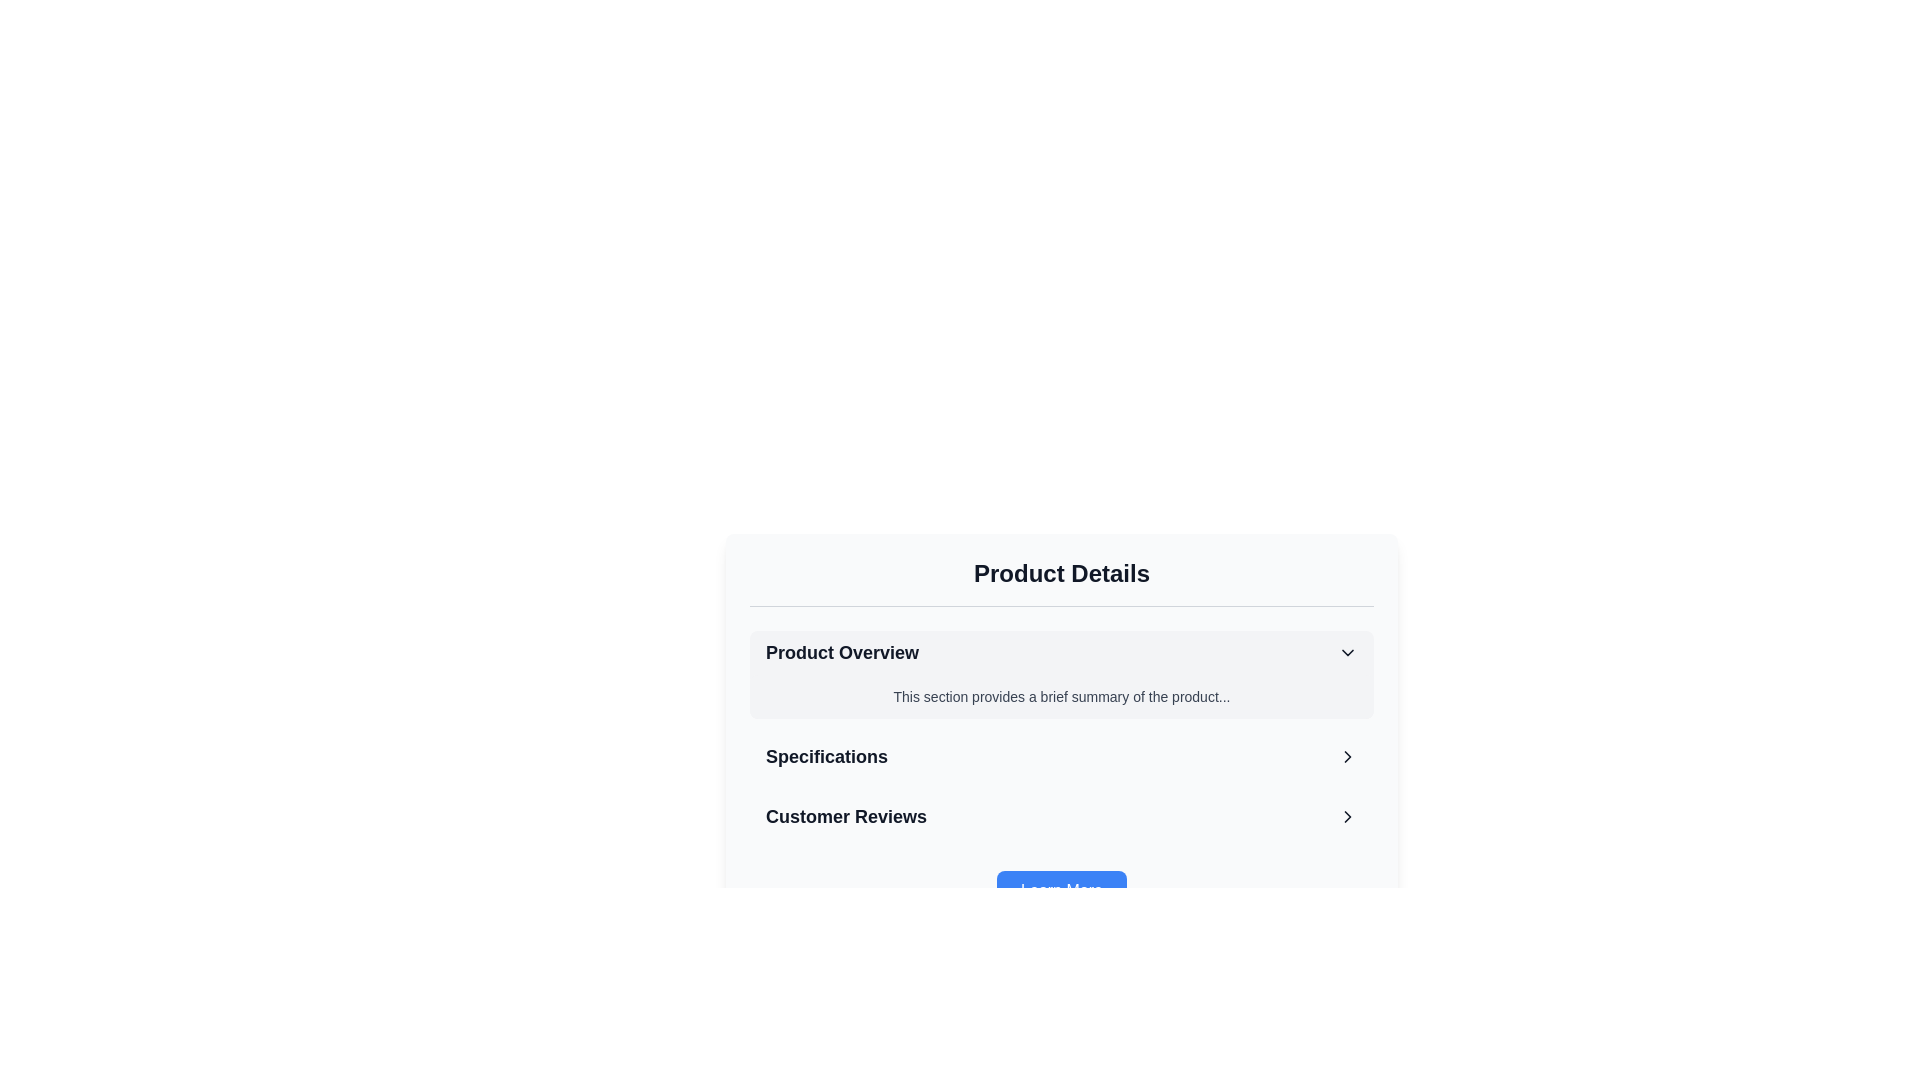 Image resolution: width=1920 pixels, height=1080 pixels. I want to click on the right-facing chevron icon in the 'Customer Reviews' section to trigger a tooltip or style change, so click(1348, 817).